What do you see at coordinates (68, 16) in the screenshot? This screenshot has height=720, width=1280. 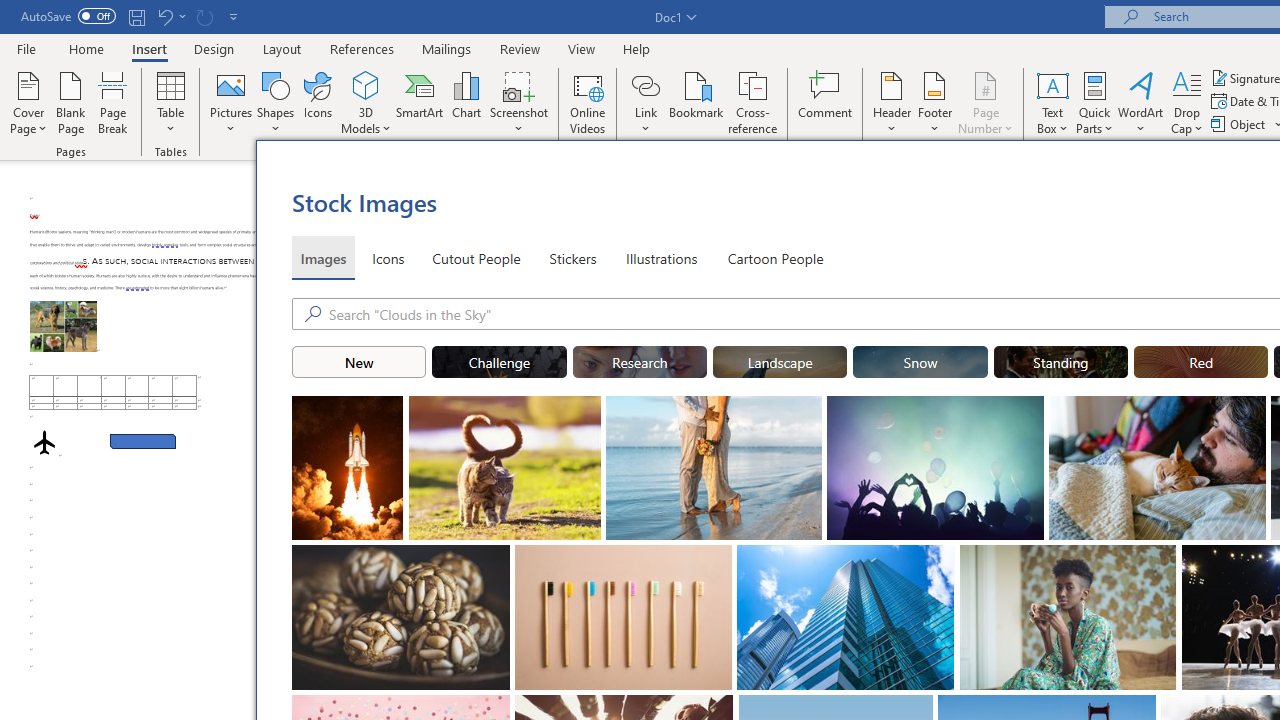 I see `'AutoSave'` at bounding box center [68, 16].